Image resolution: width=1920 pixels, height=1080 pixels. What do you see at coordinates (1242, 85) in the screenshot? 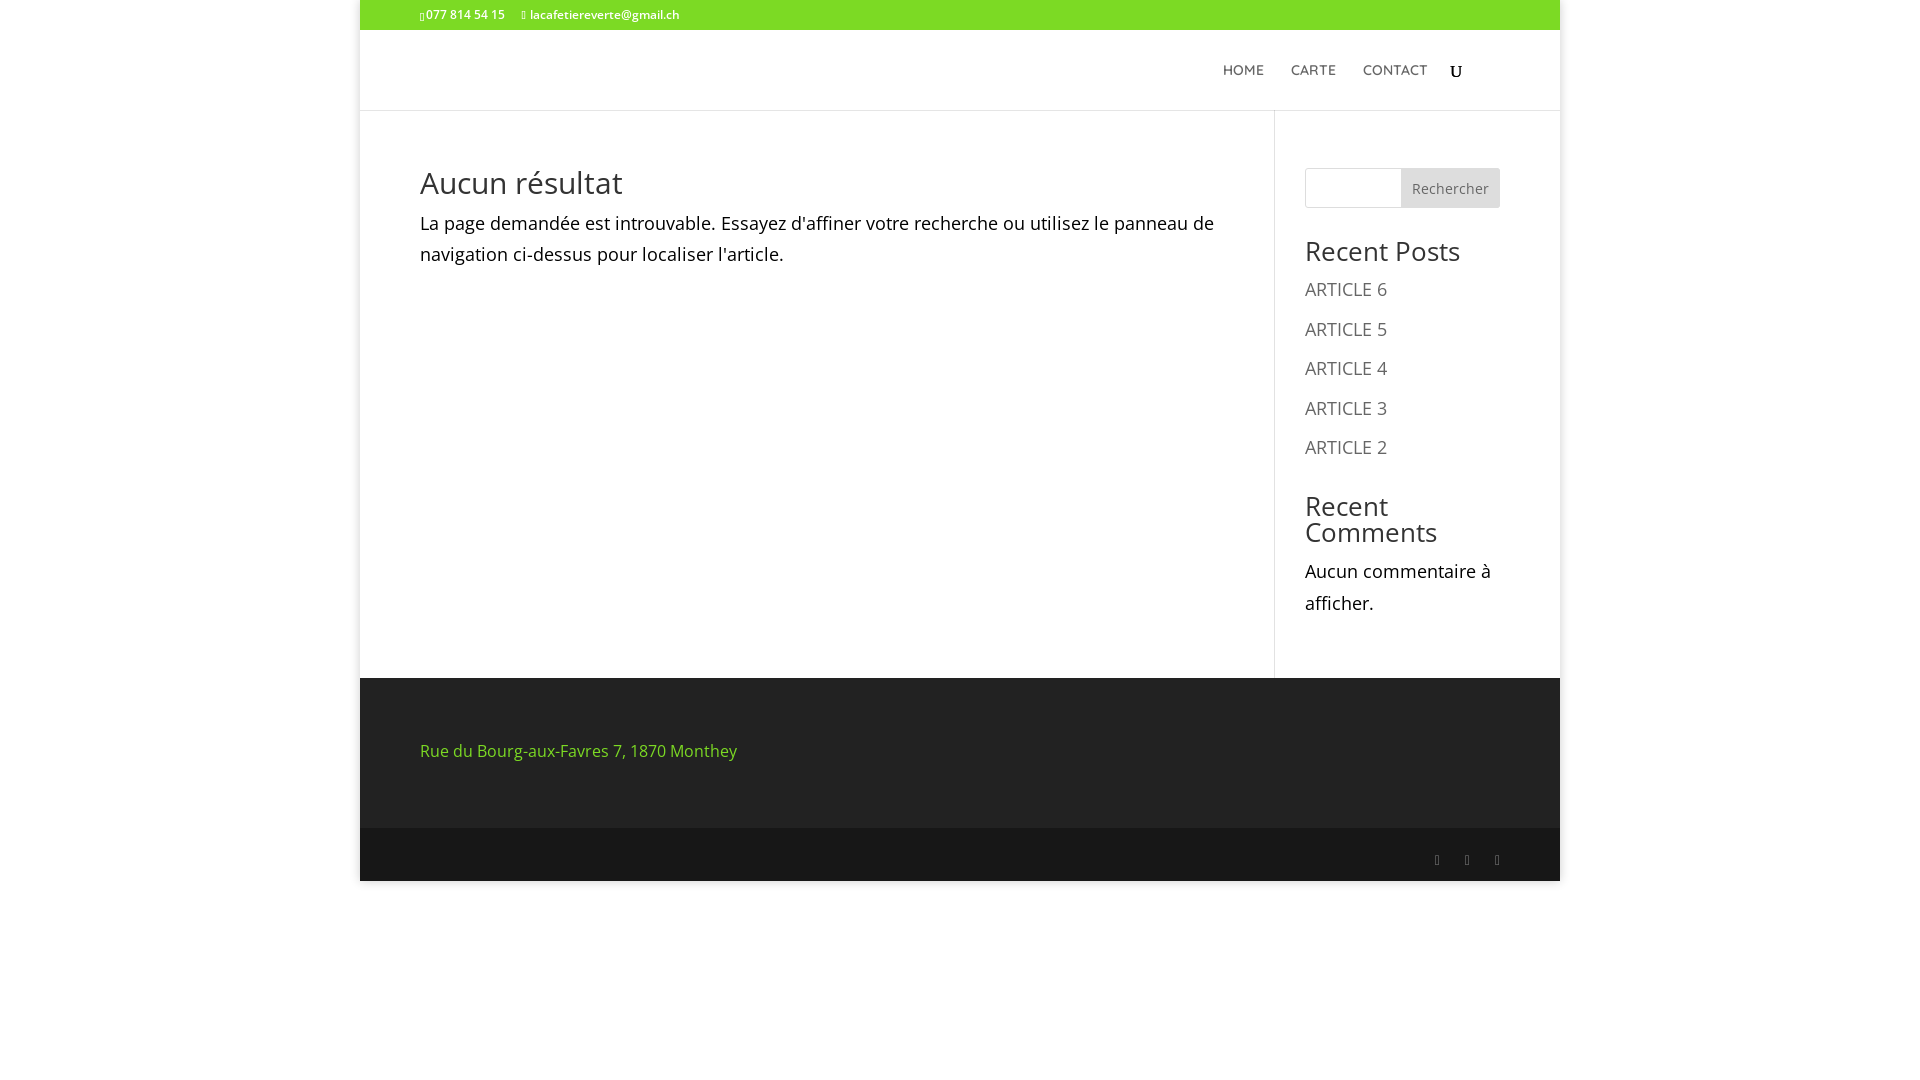
I see `'HOME'` at bounding box center [1242, 85].